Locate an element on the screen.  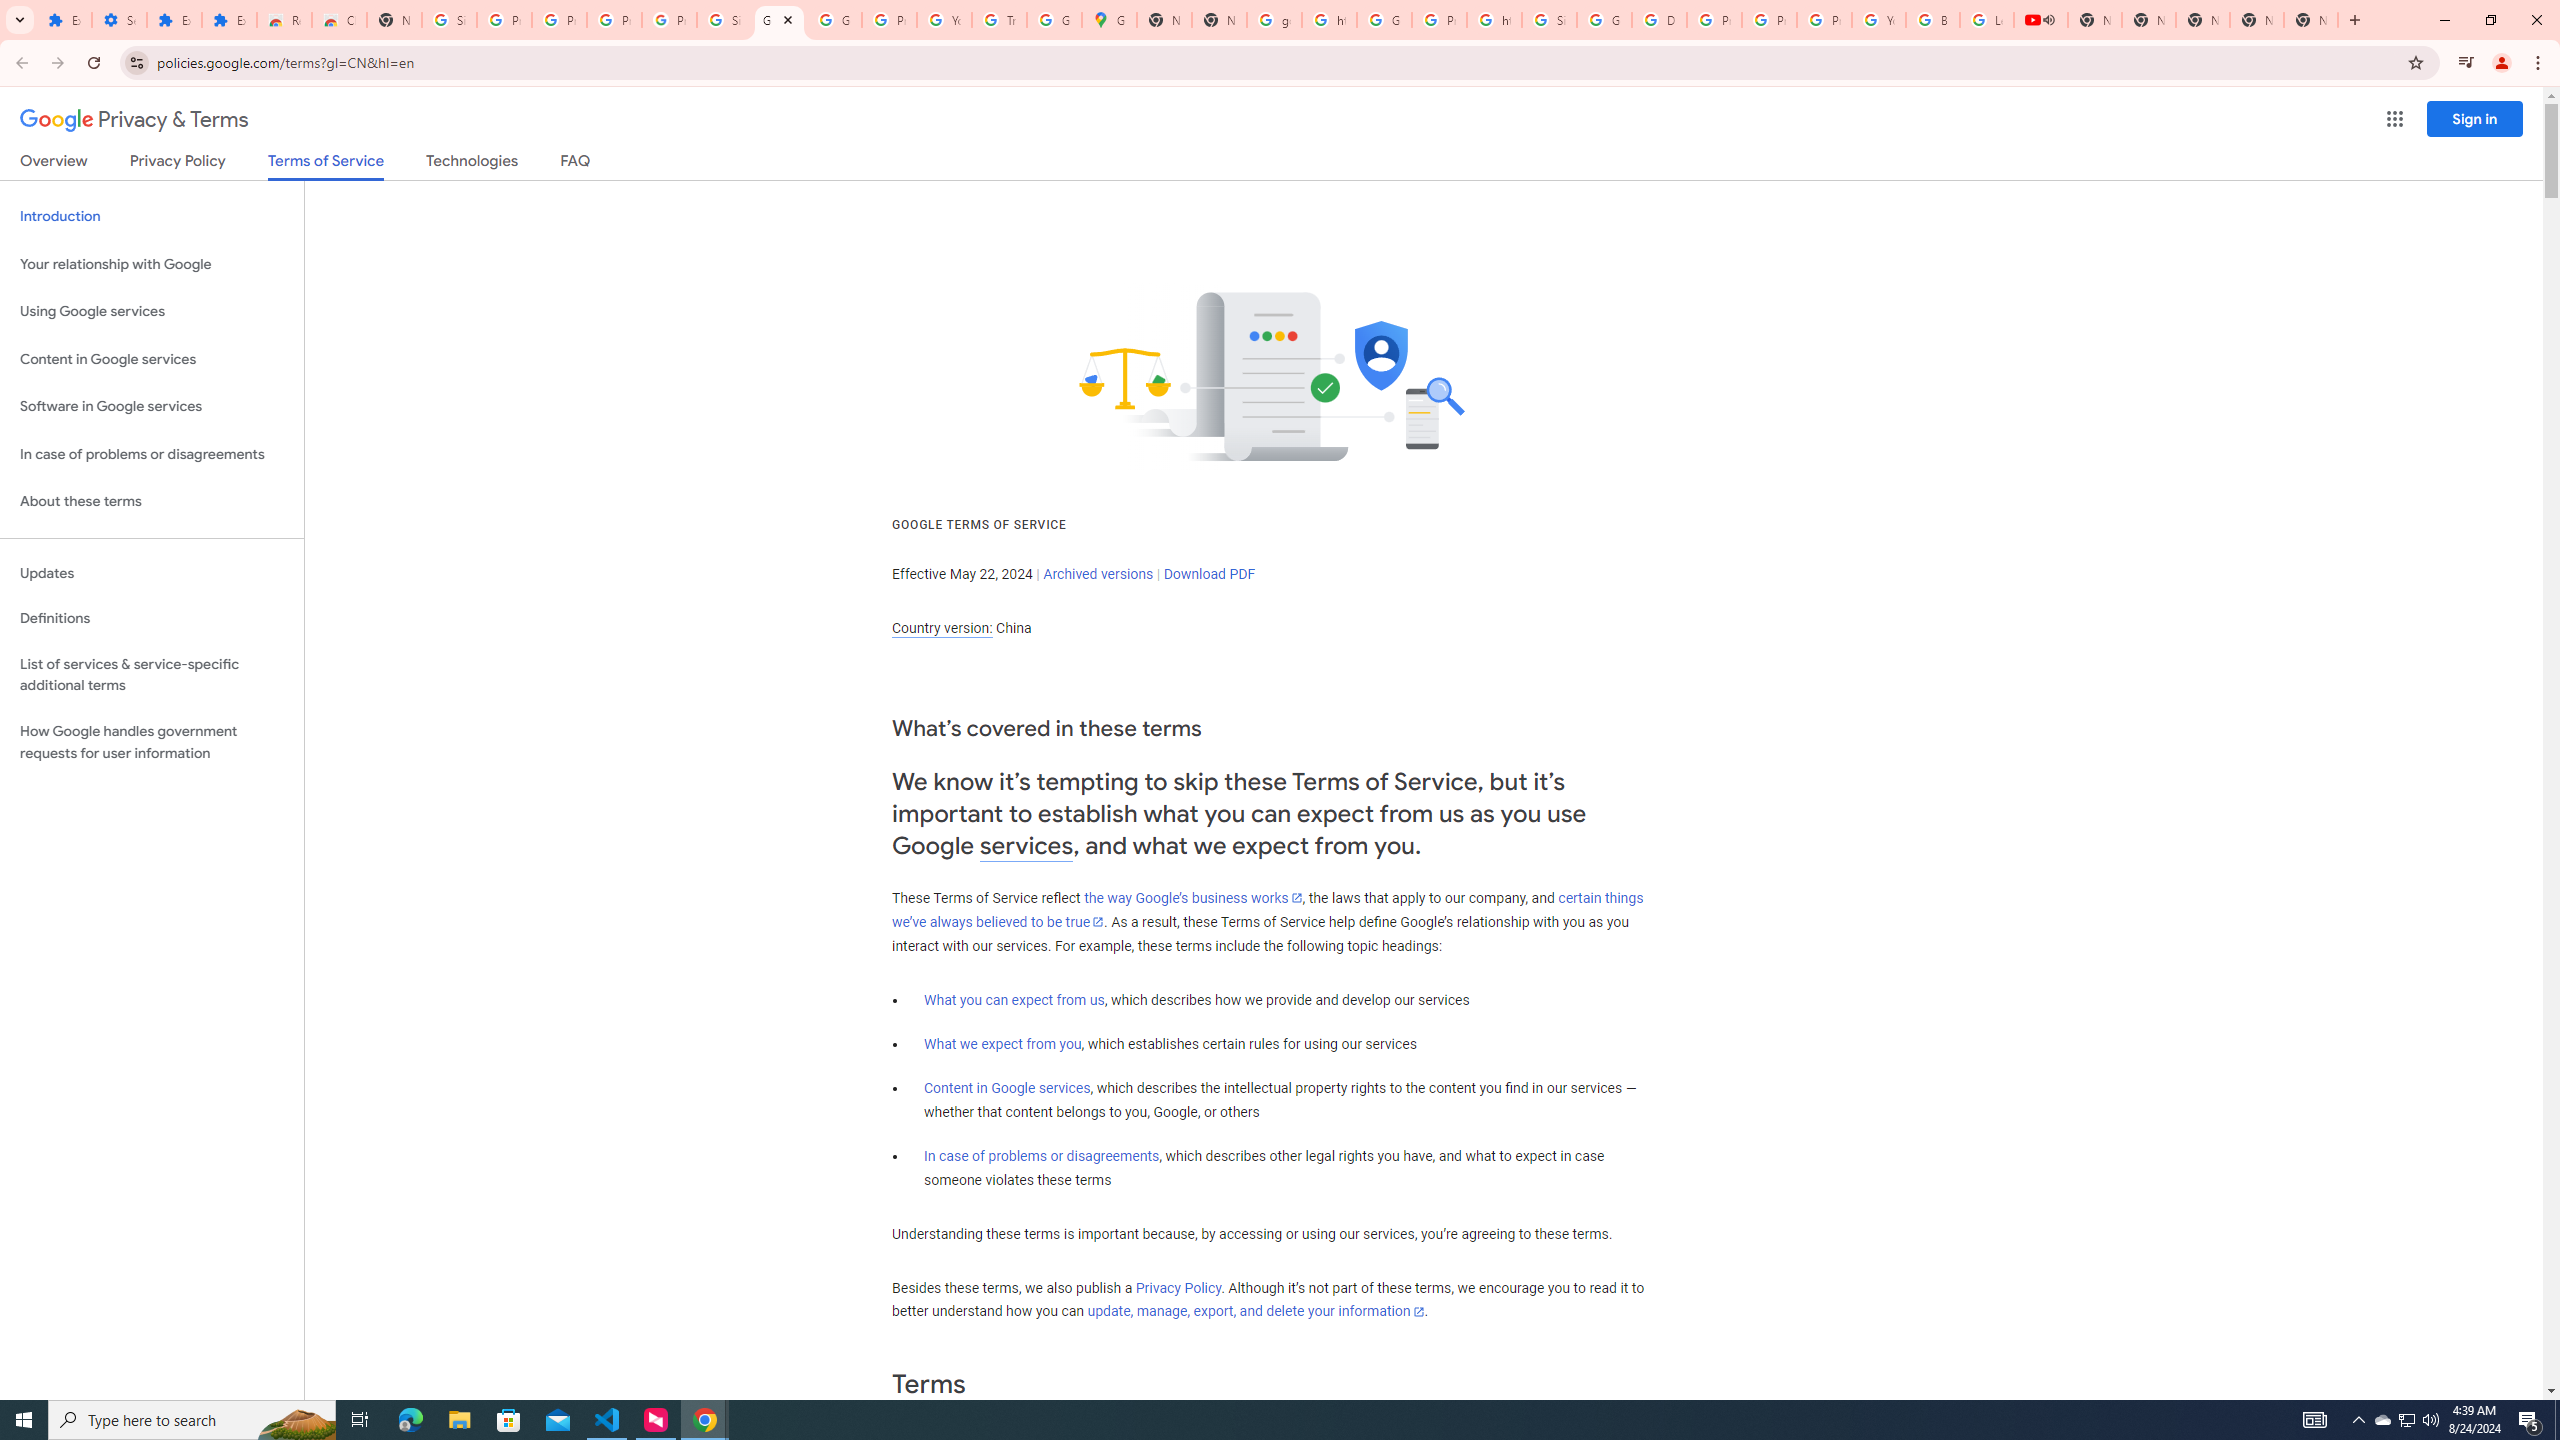
'In case of problems or disagreements' is located at coordinates (1040, 1156).